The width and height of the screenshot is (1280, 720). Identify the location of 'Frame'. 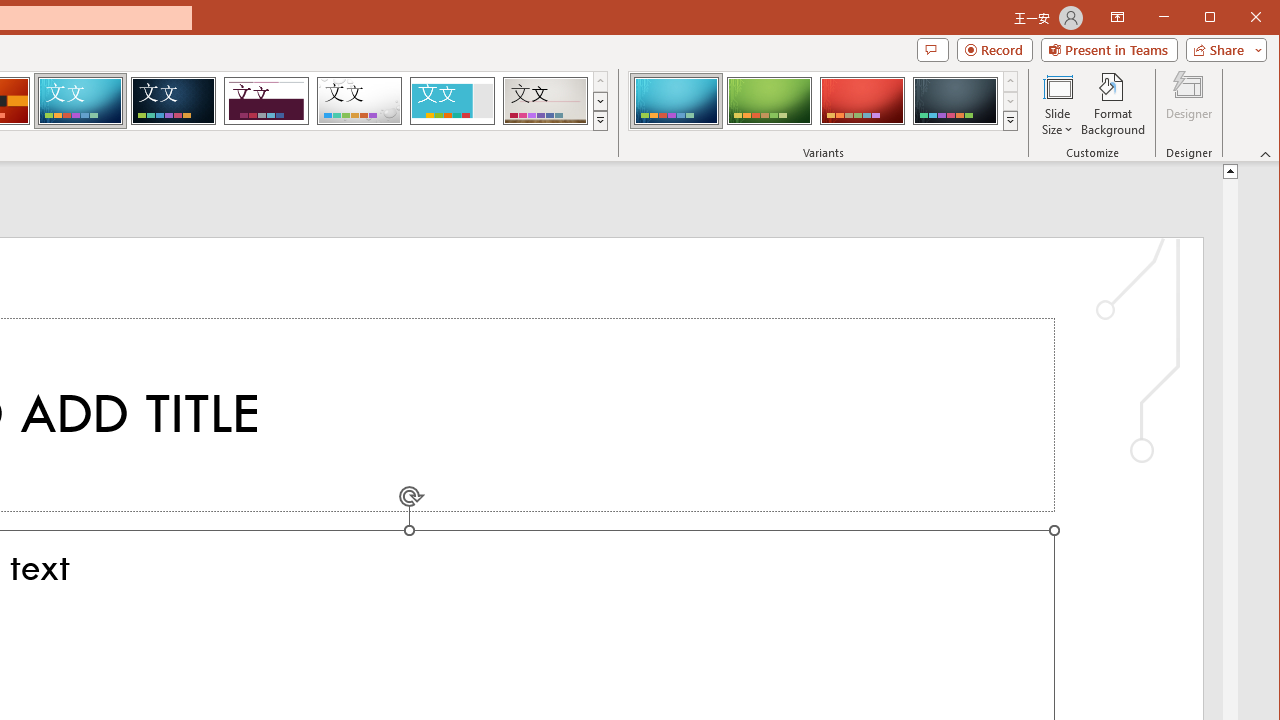
(451, 100).